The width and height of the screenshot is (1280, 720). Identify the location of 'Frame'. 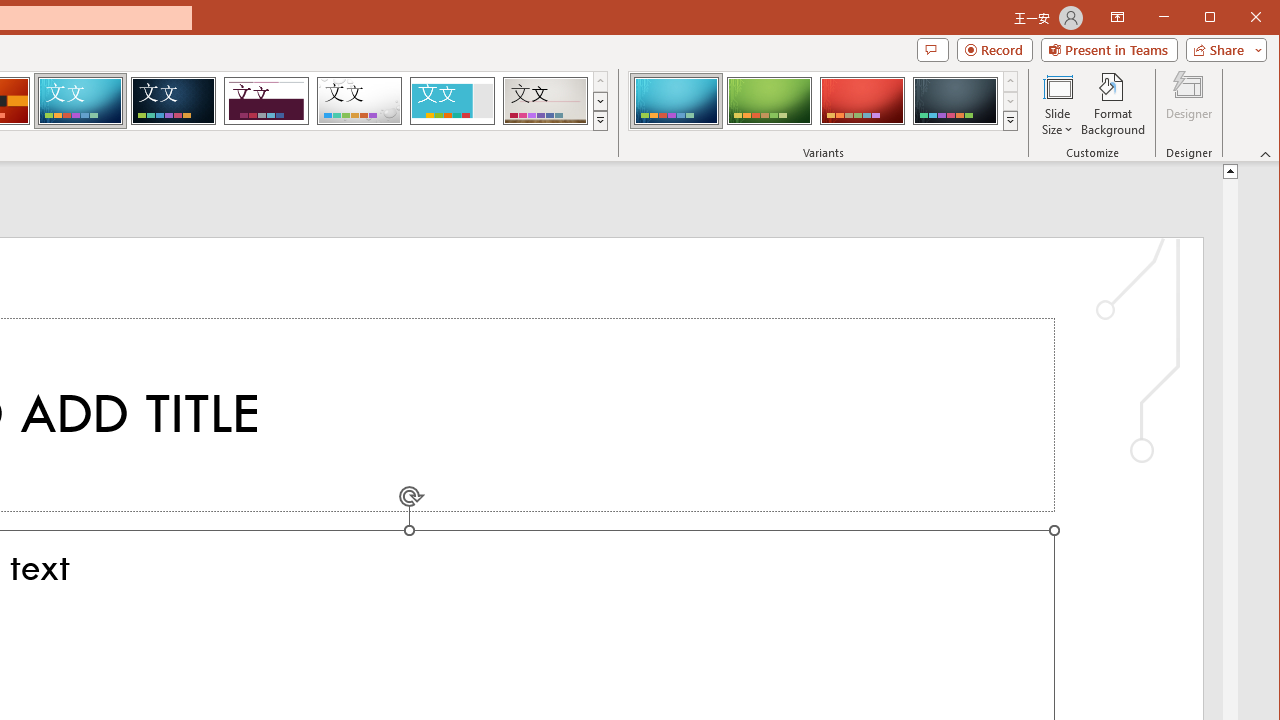
(451, 100).